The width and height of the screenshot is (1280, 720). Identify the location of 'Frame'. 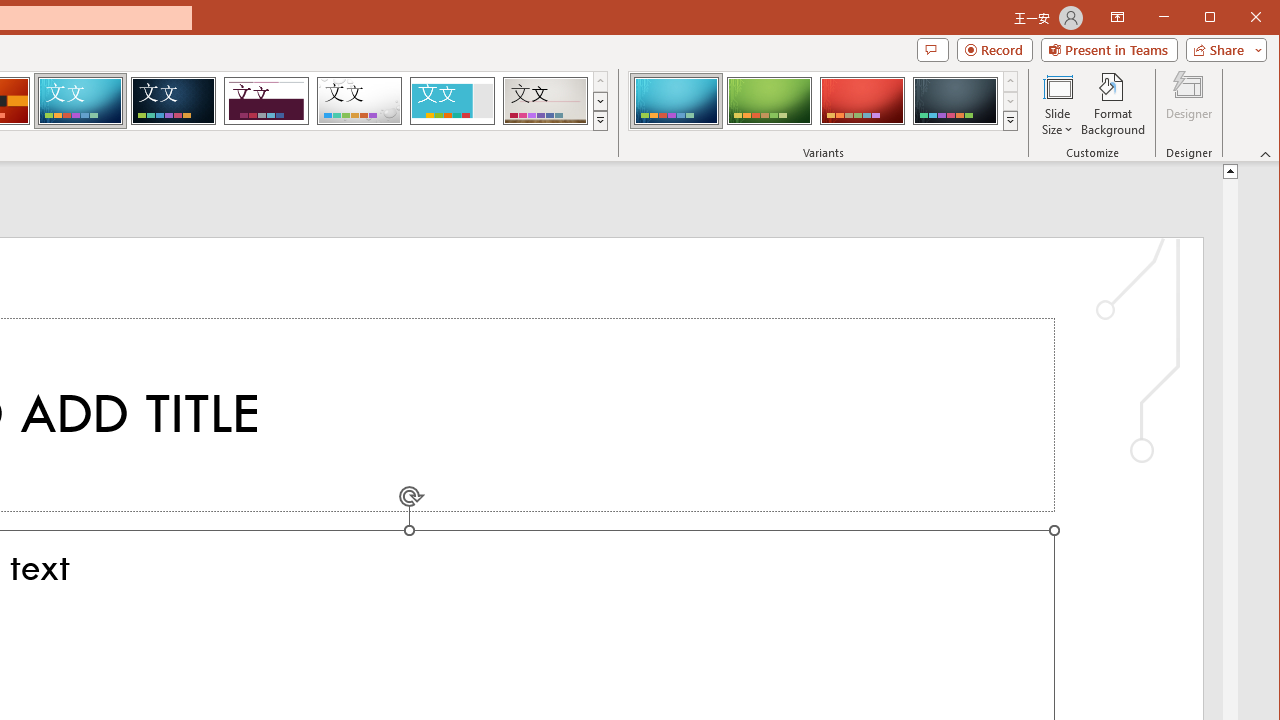
(451, 100).